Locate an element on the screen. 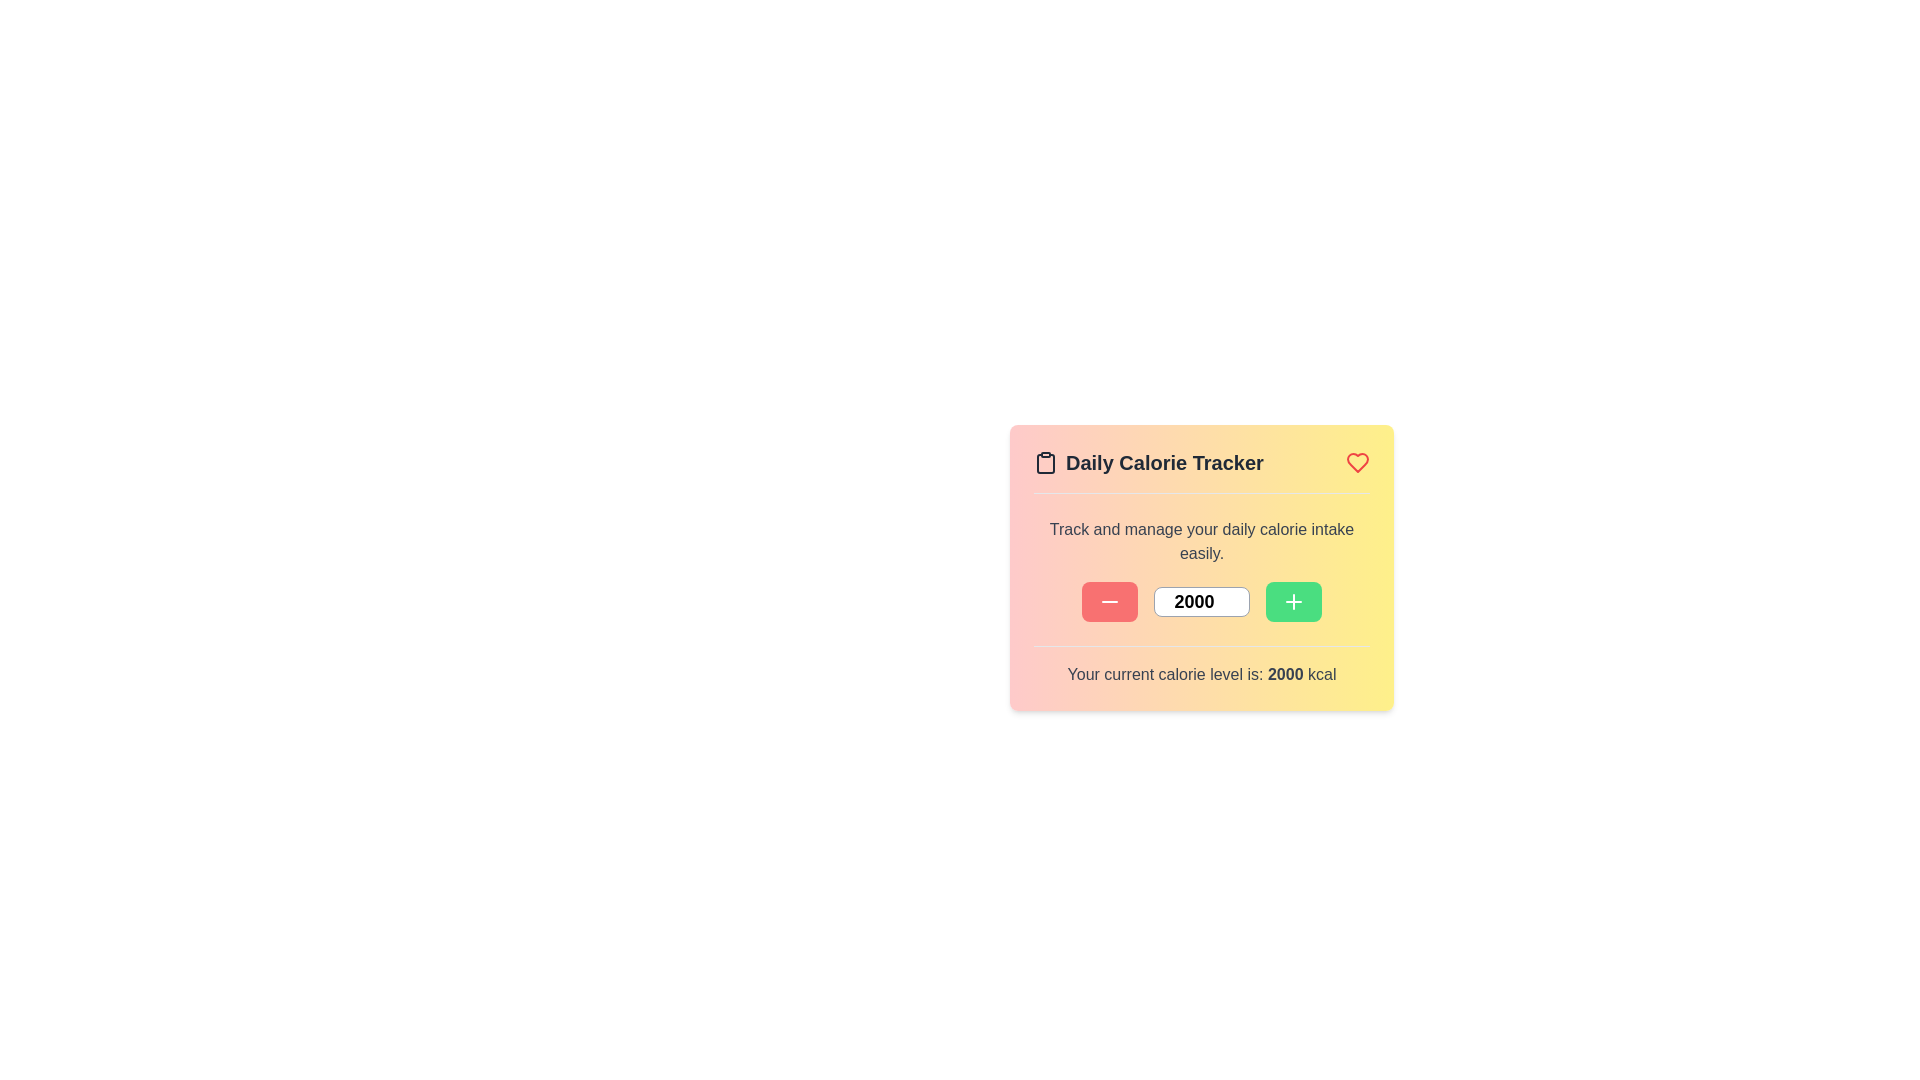 The height and width of the screenshot is (1080, 1920). the icon representing the 'Daily Calorie Tracker' located in the header of the card-like layout, positioned to the left of the title text is located at coordinates (1045, 462).